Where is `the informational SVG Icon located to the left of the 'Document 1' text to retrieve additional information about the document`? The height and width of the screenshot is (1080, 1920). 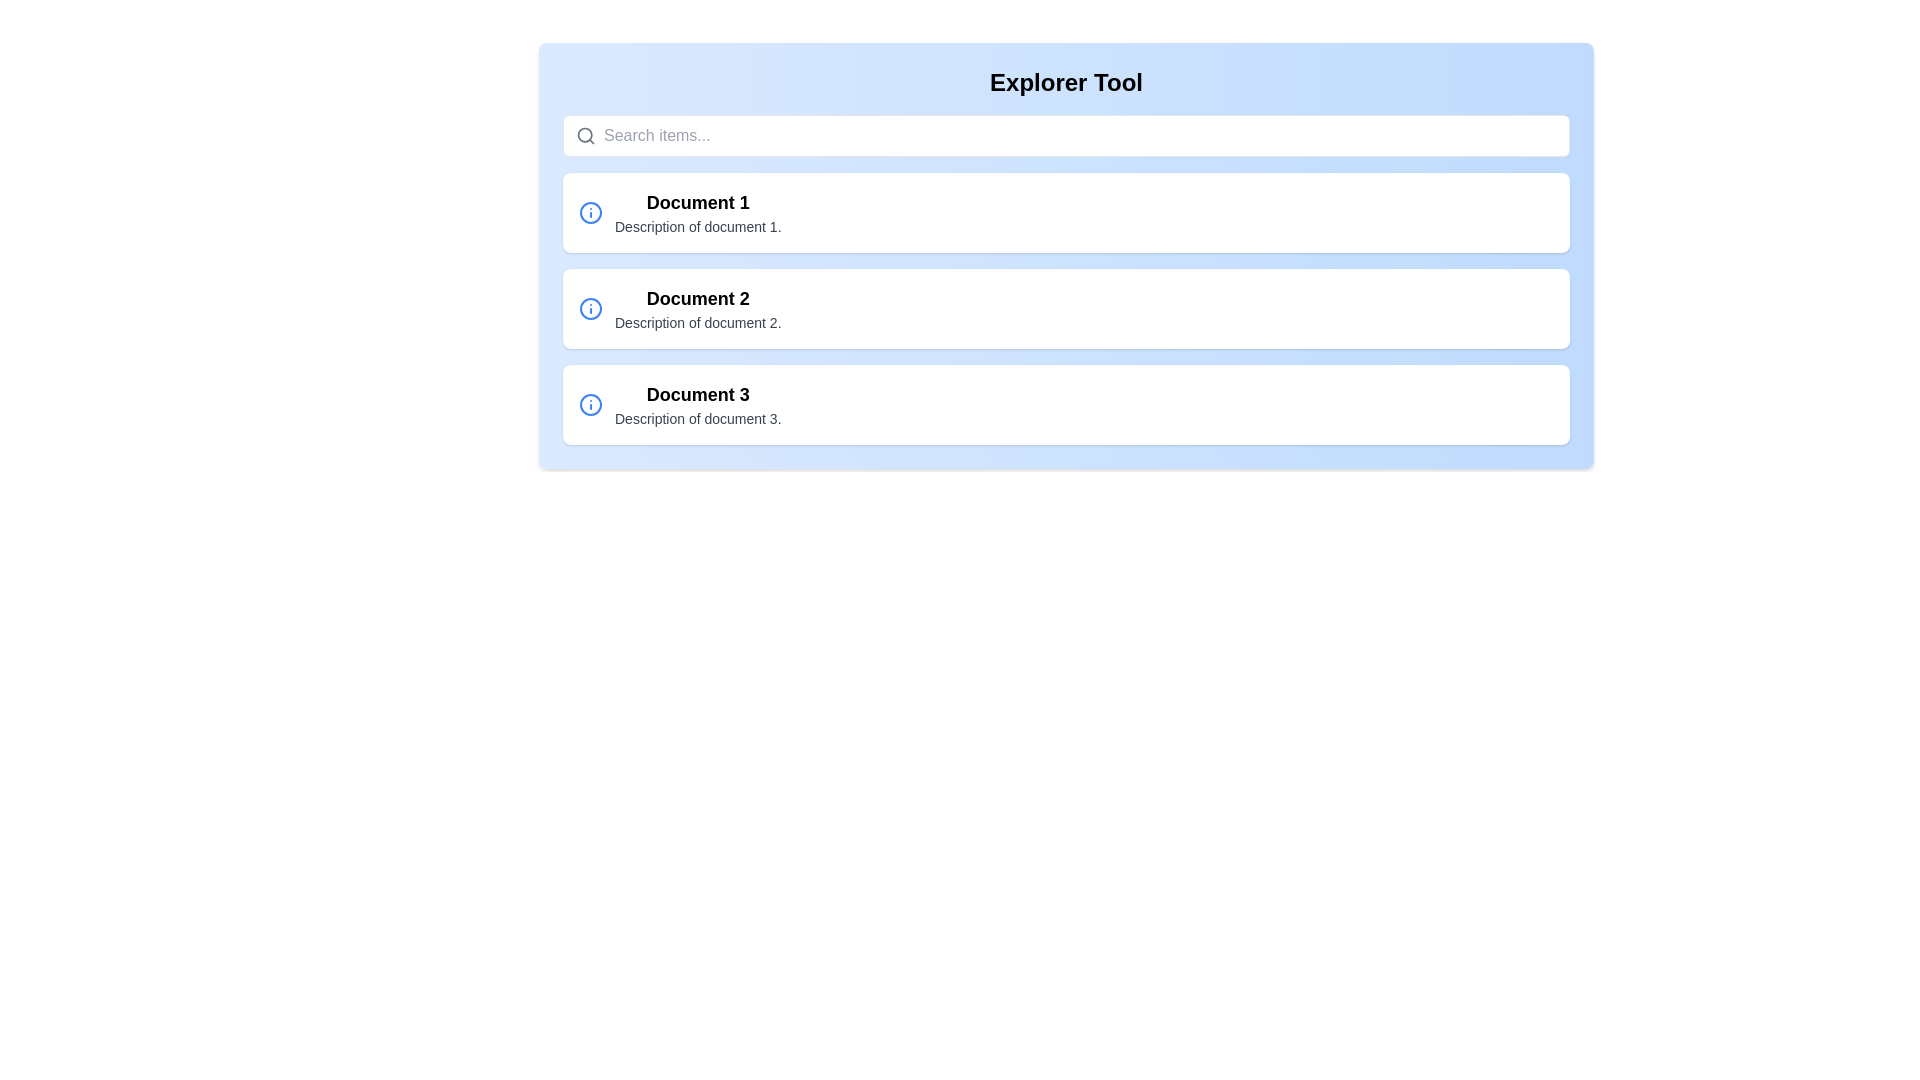 the informational SVG Icon located to the left of the 'Document 1' text to retrieve additional information about the document is located at coordinates (589, 212).